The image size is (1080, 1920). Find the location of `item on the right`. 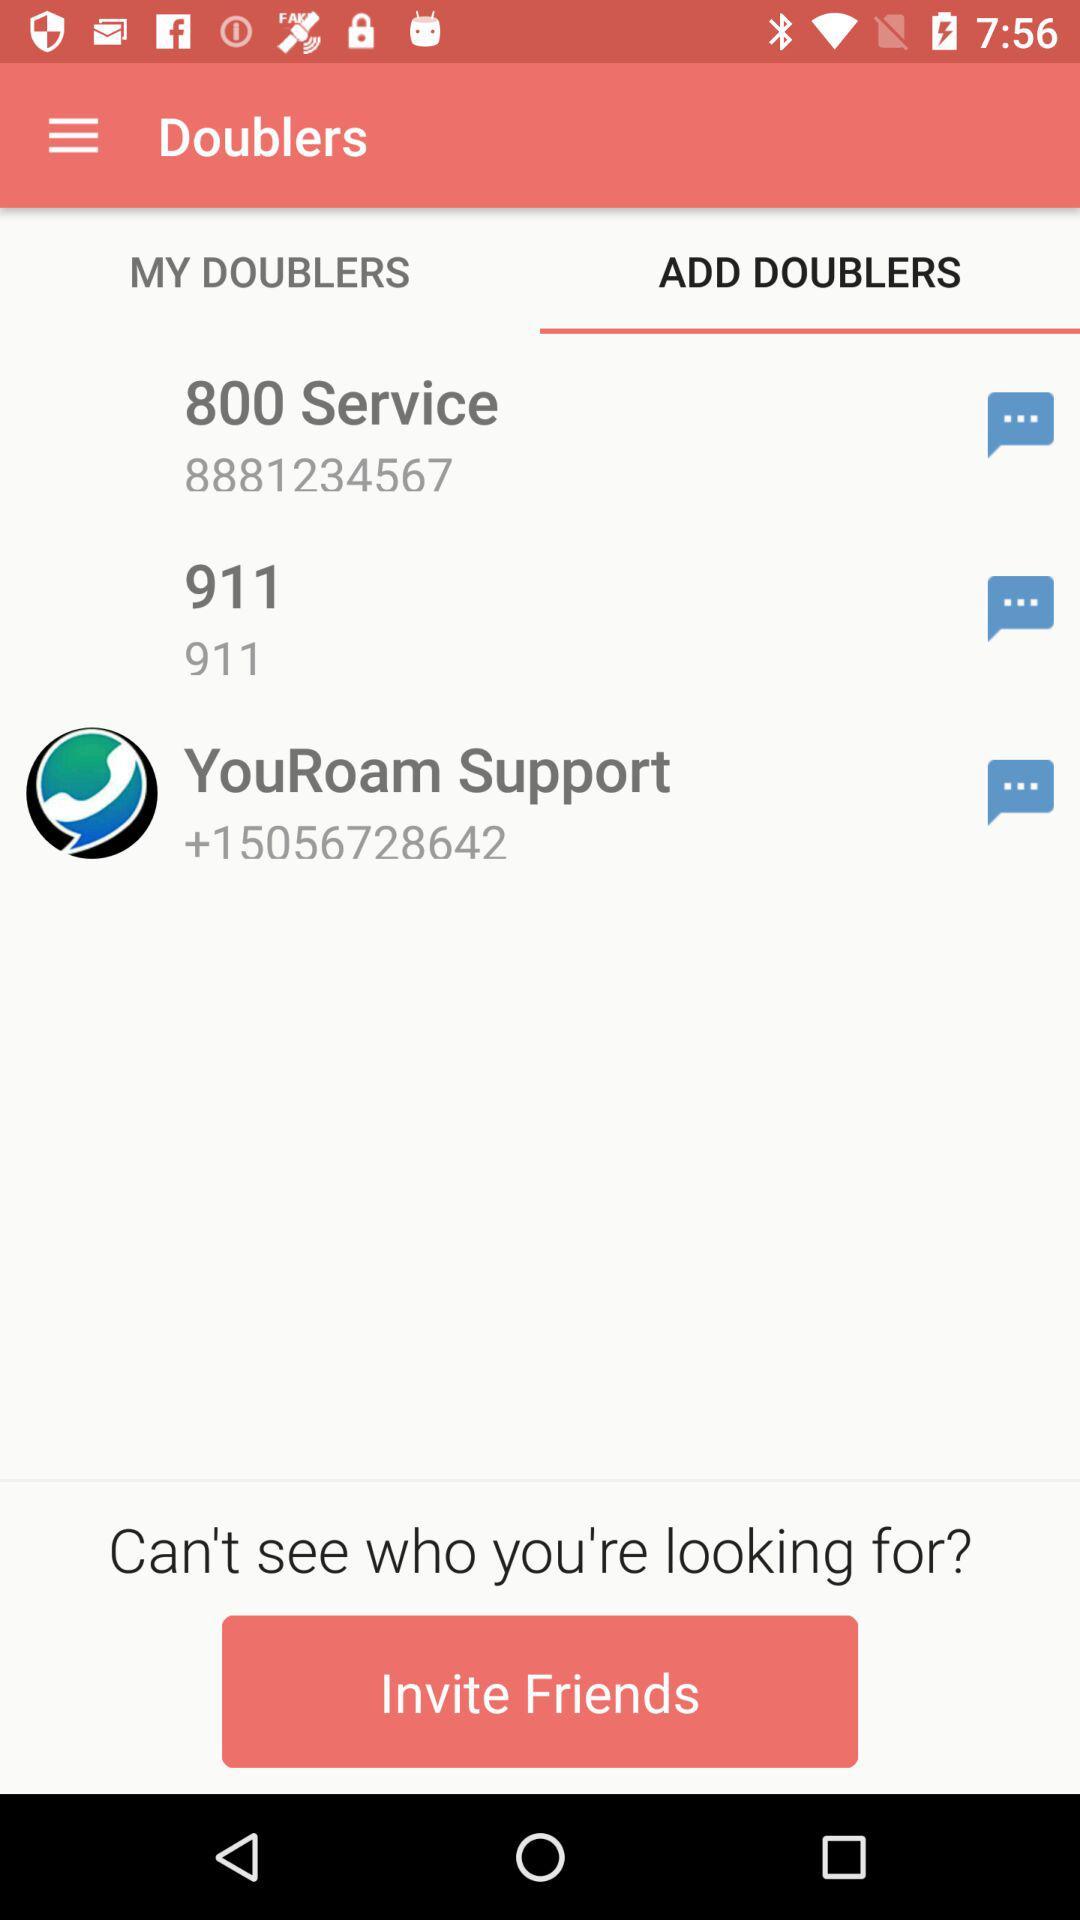

item on the right is located at coordinates (1020, 791).